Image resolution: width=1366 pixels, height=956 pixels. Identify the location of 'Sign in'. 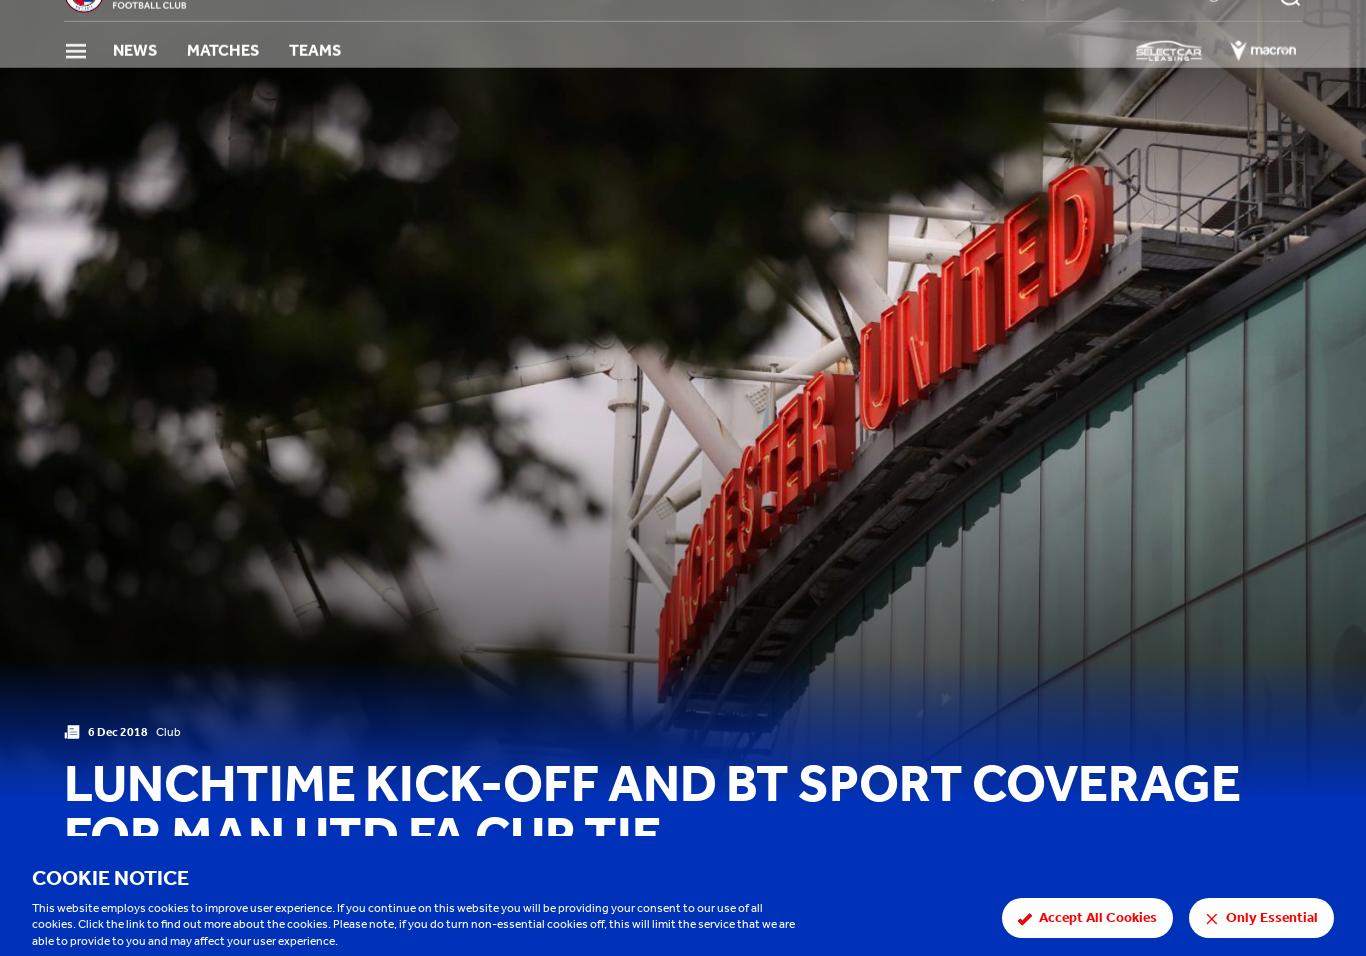
(1247, 25).